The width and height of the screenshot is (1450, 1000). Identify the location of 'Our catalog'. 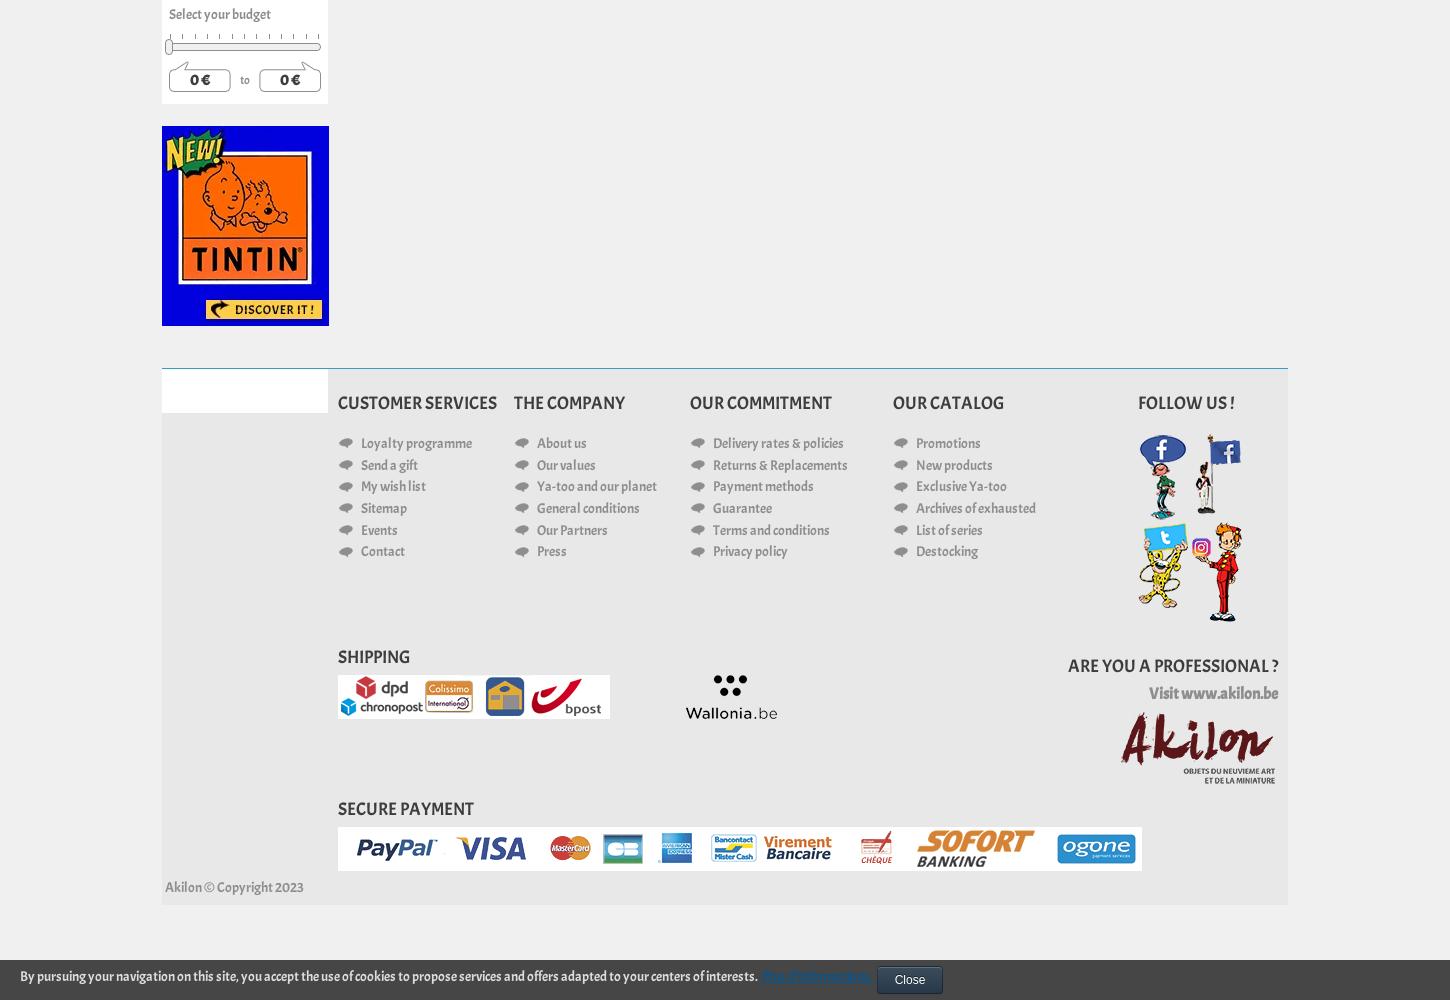
(947, 402).